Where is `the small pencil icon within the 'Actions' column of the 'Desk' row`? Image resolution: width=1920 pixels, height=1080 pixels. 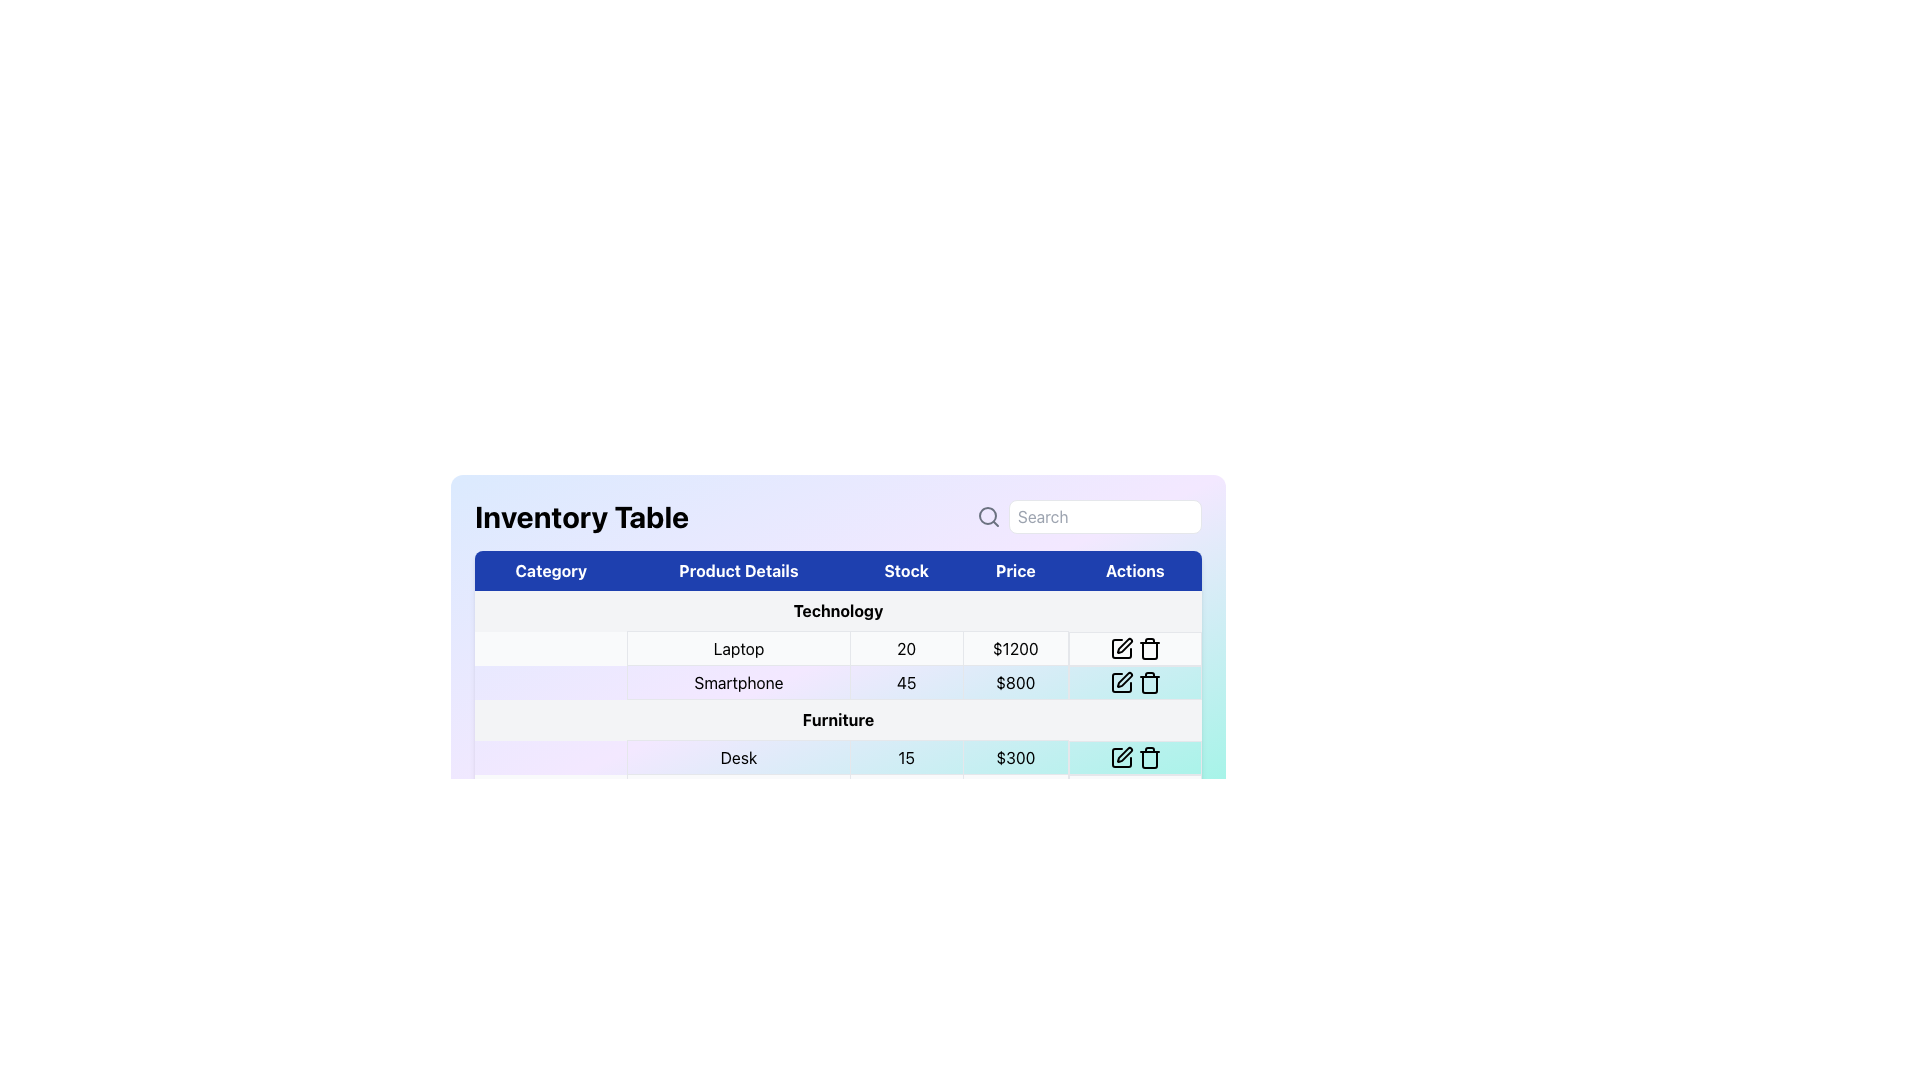
the small pencil icon within the 'Actions' column of the 'Desk' row is located at coordinates (1121, 757).